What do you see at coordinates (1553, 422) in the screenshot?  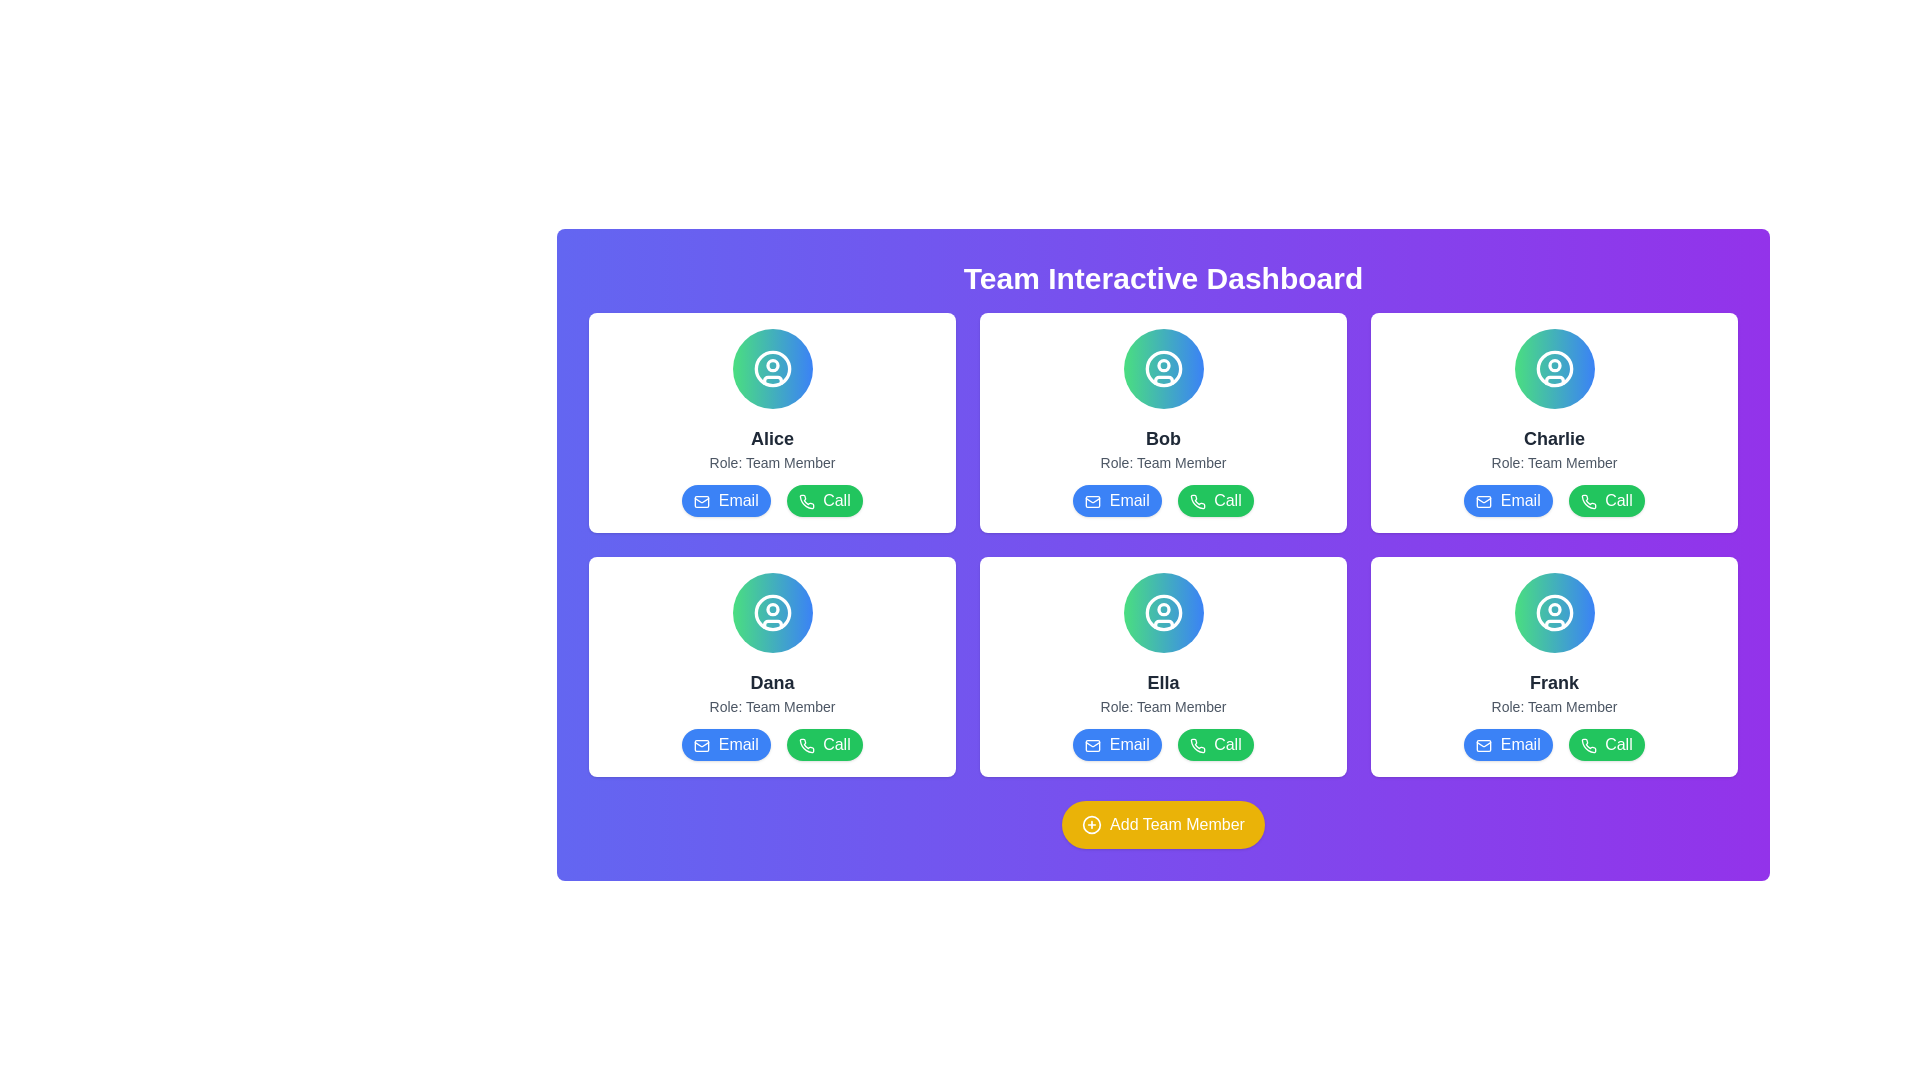 I see `the team member card displaying information about Charlie, which is the third card in the first row of a grid layout` at bounding box center [1553, 422].